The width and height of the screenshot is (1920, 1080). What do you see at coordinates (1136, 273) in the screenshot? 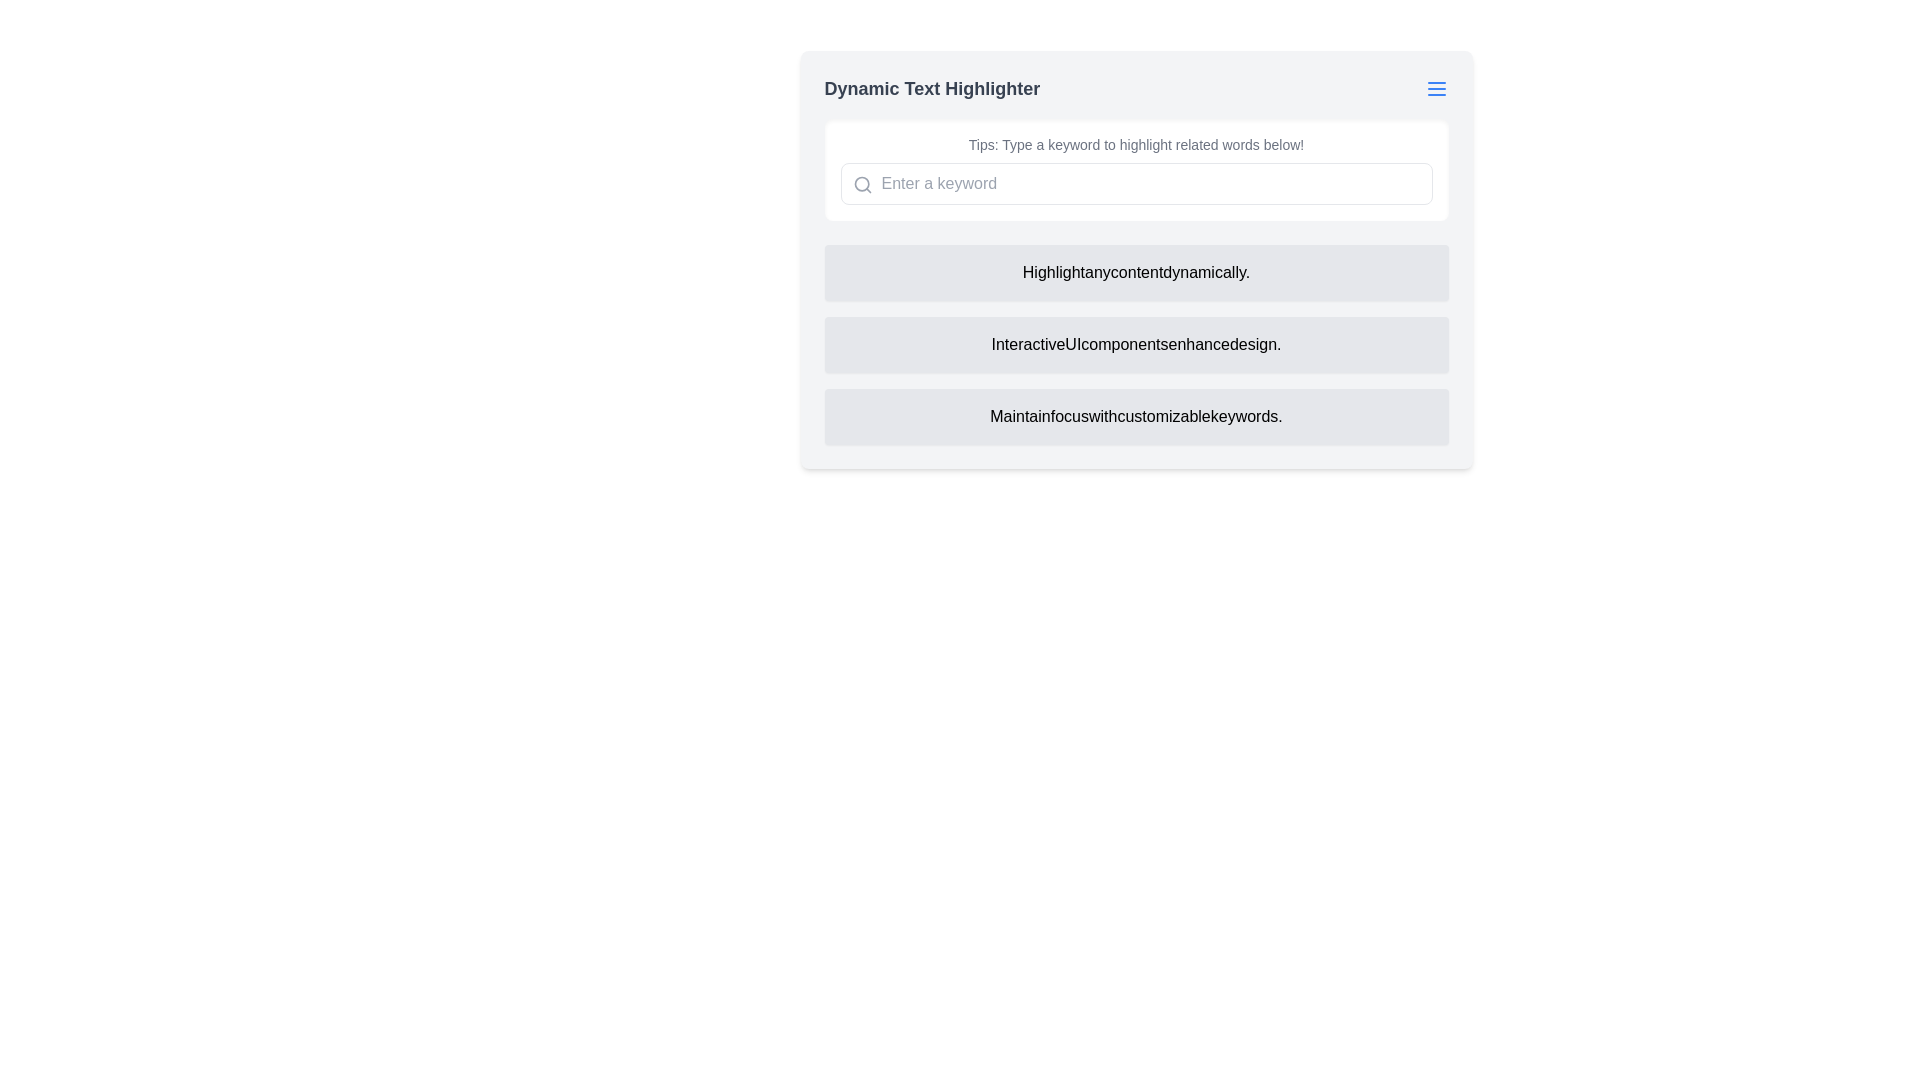
I see `the first static text block in the vertical list, which is positioned directly below the search bar and above the second element that starts with 'Interactive UI components enhance design.'` at bounding box center [1136, 273].